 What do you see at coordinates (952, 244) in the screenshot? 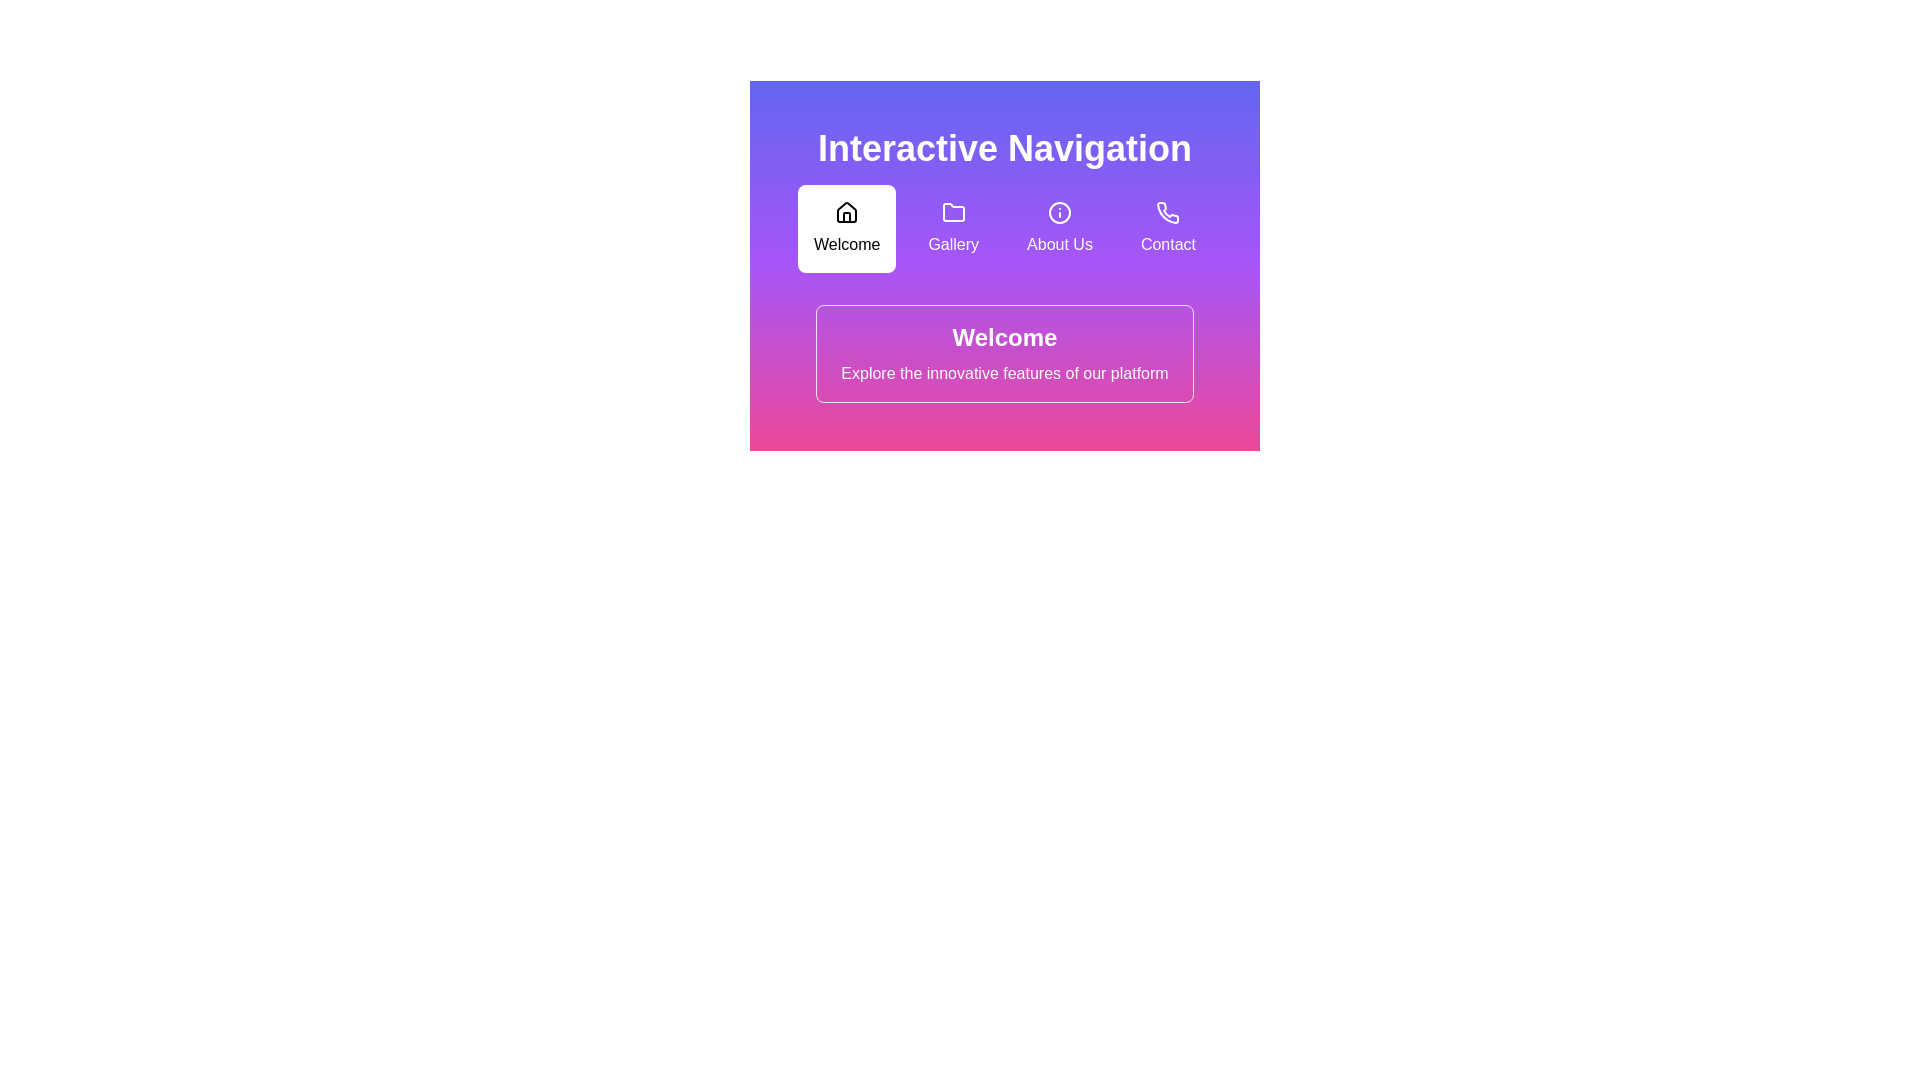
I see `the text label indicating the navigation item for the gallery, located below the folder icon in the interactive navigation menu` at bounding box center [952, 244].